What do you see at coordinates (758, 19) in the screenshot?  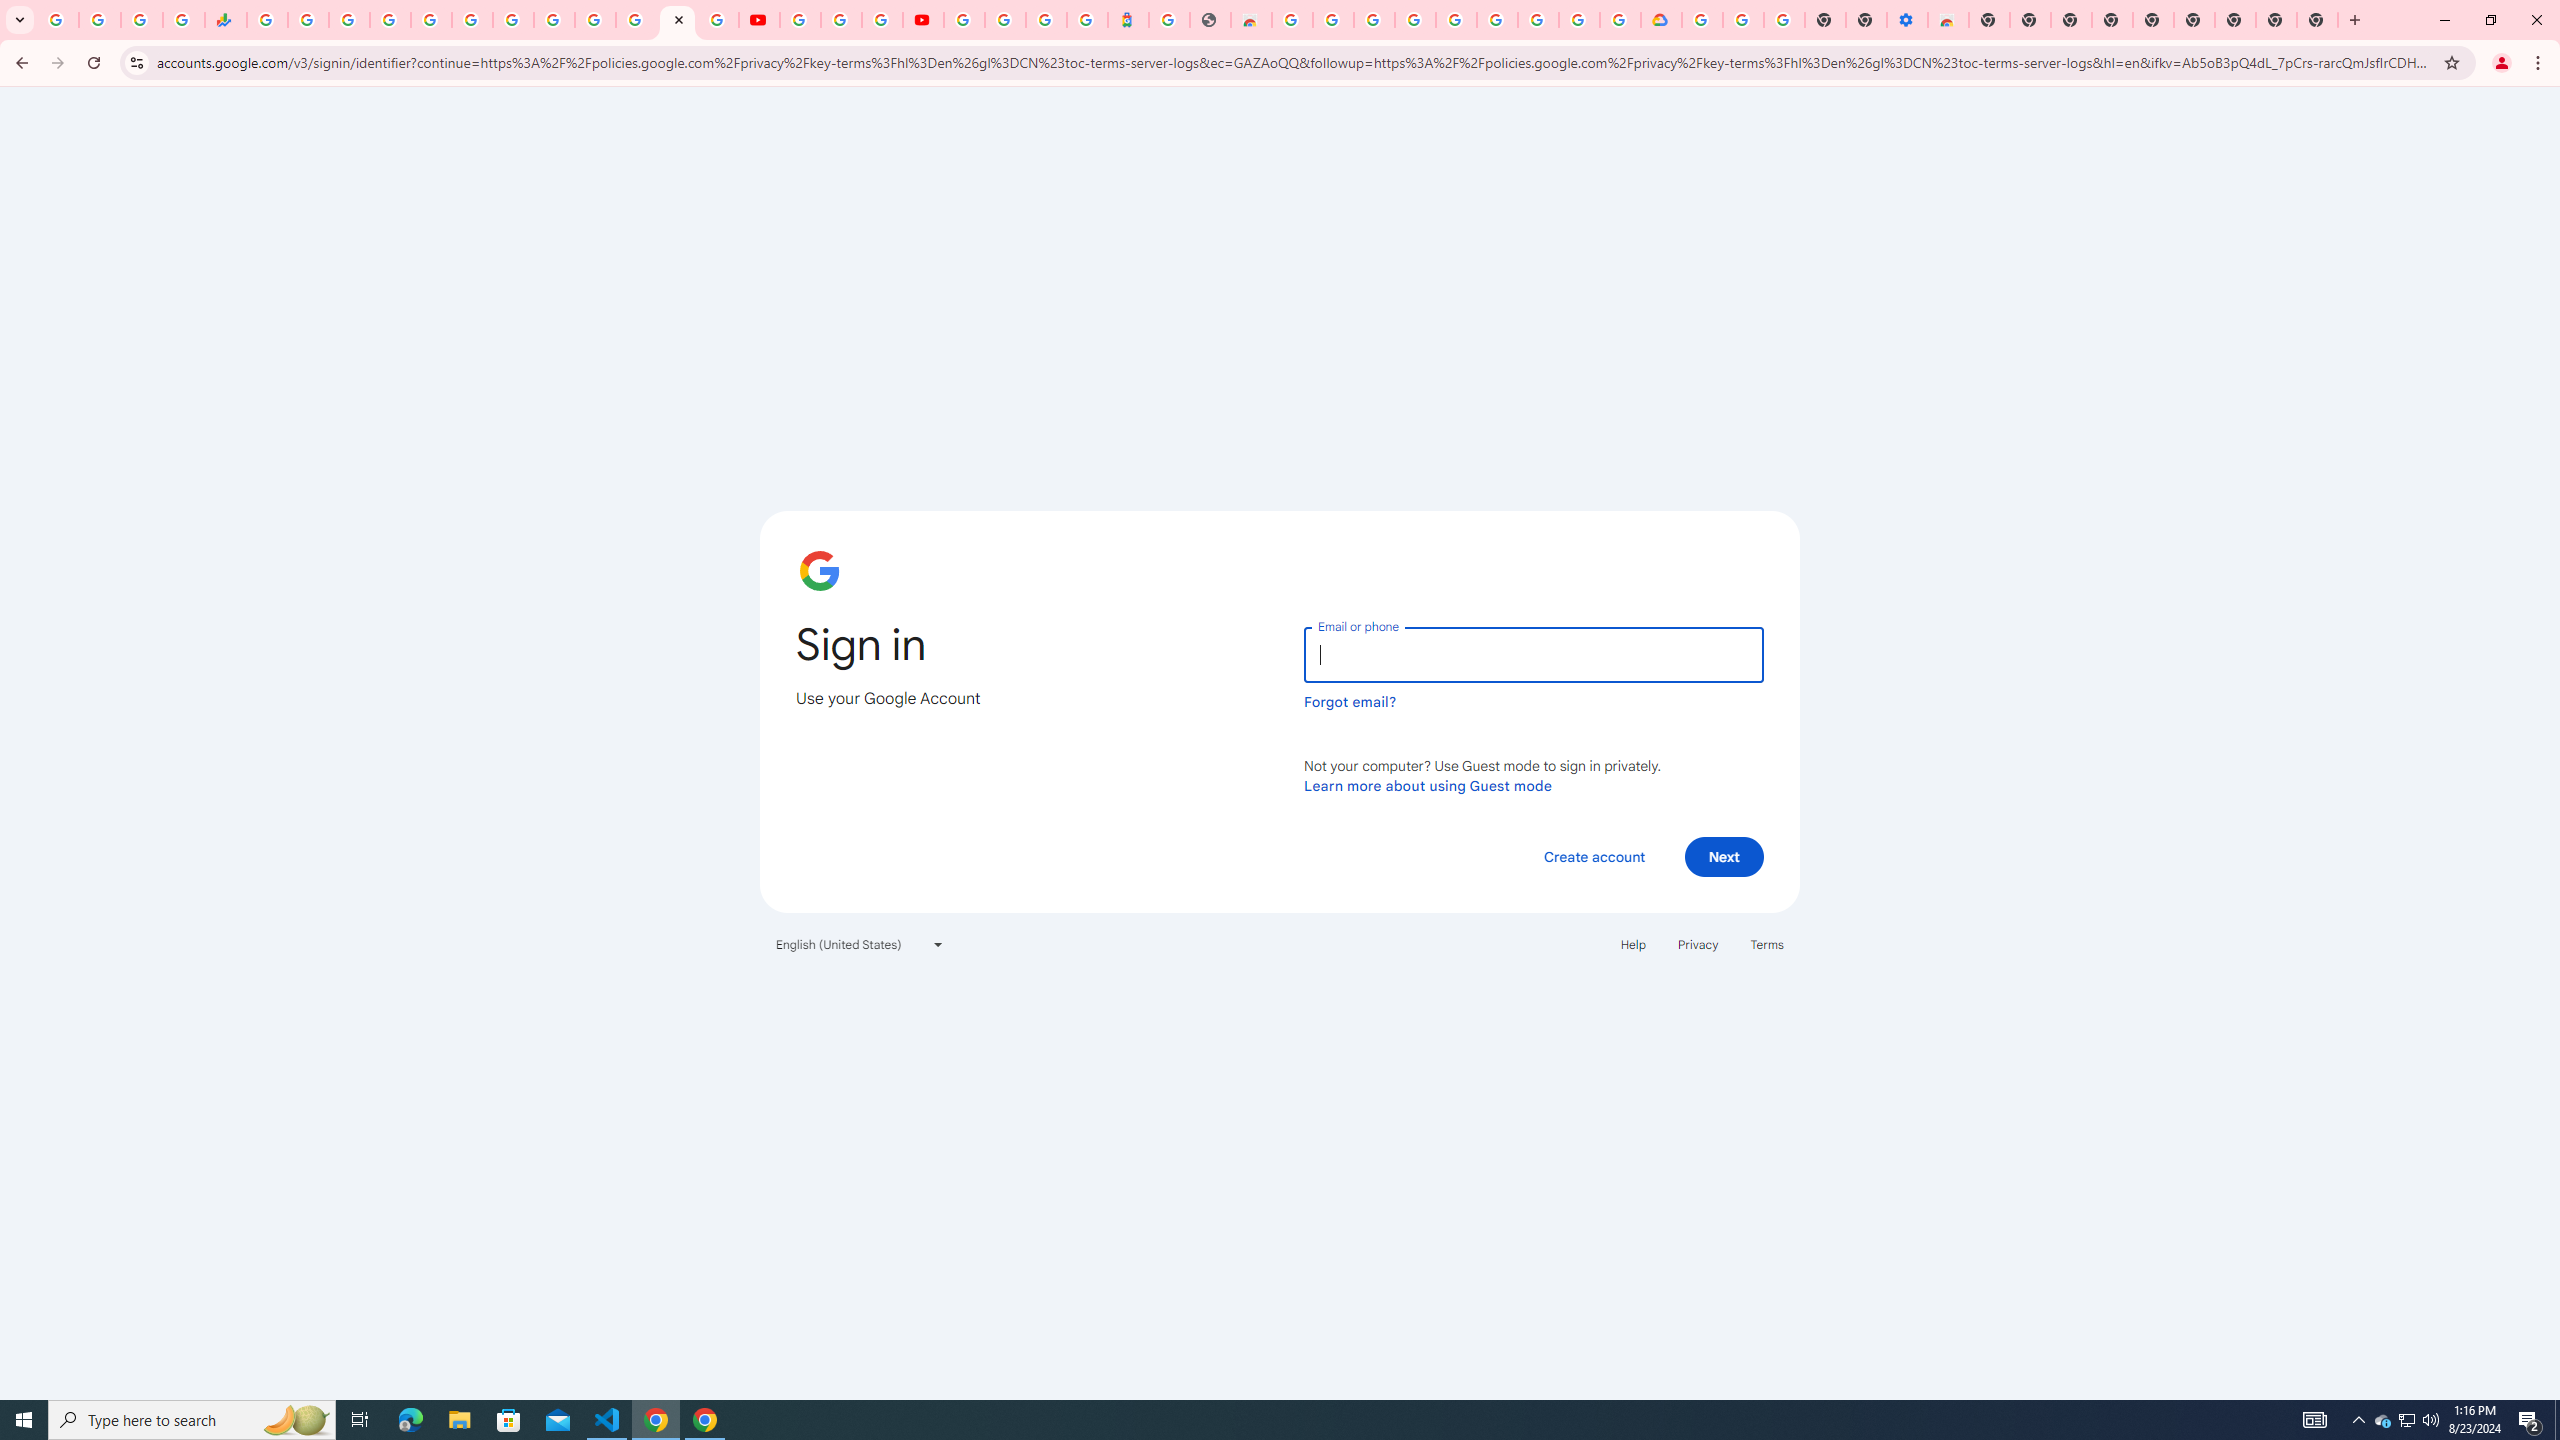 I see `'YouTube'` at bounding box center [758, 19].